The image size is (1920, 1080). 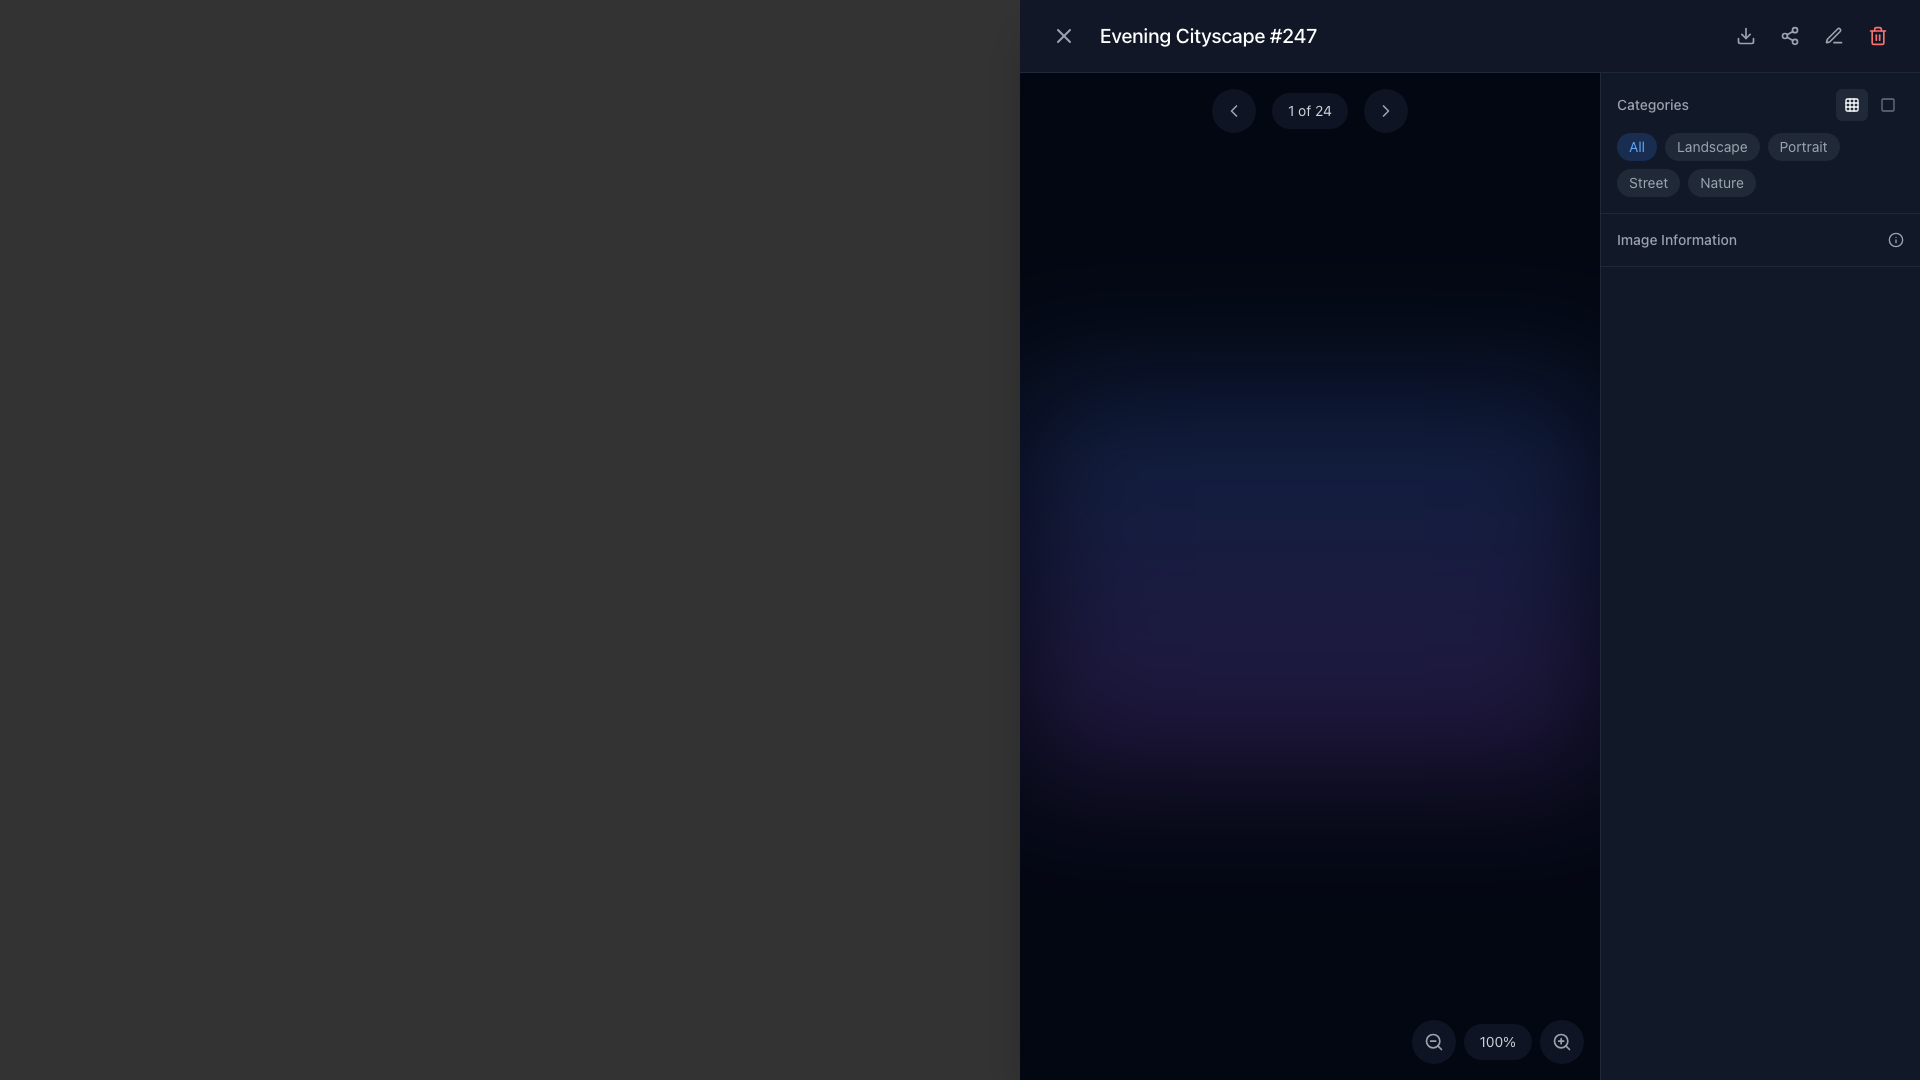 What do you see at coordinates (1895, 238) in the screenshot?
I see `the small circular icon with an outlined 'i' inside a bordered circle located at the far-right side of the 'Image Information' section` at bounding box center [1895, 238].